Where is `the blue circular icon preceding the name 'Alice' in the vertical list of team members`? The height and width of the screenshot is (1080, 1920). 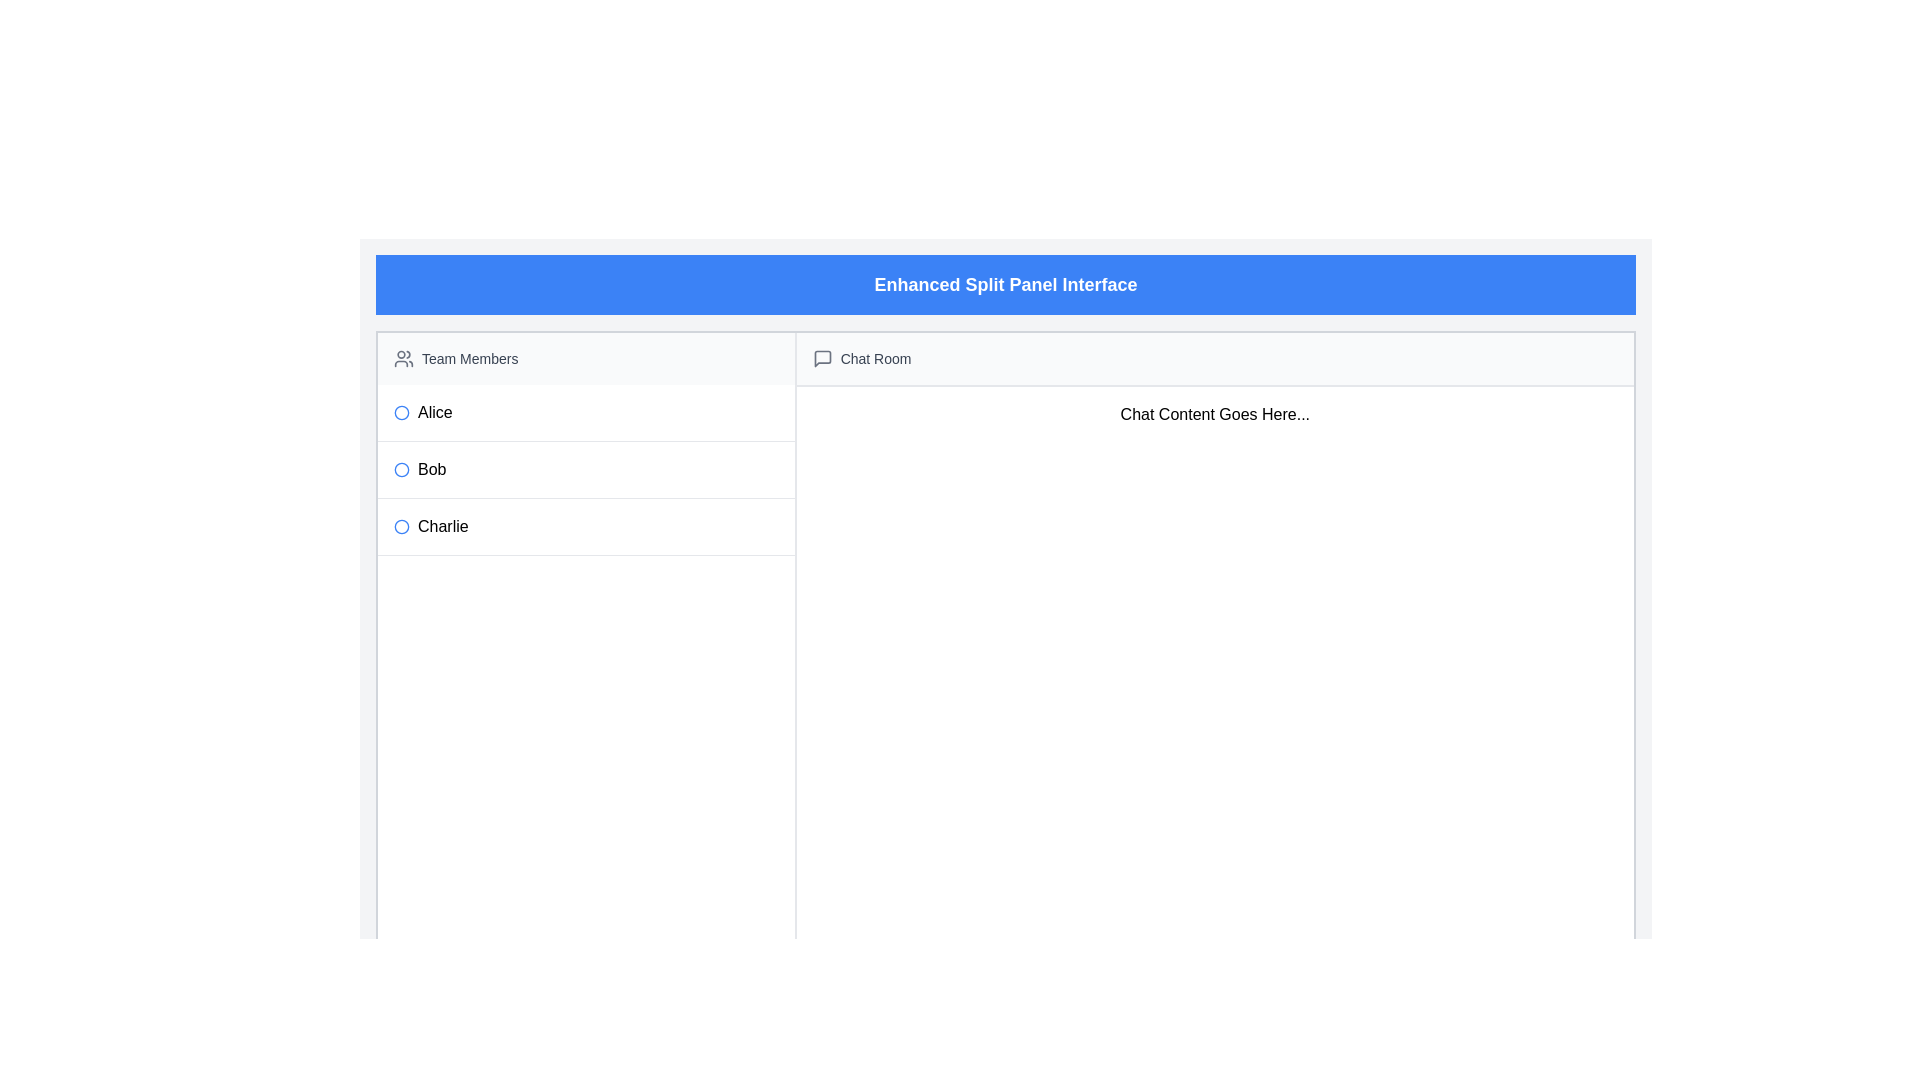
the blue circular icon preceding the name 'Alice' in the vertical list of team members is located at coordinates (401, 411).